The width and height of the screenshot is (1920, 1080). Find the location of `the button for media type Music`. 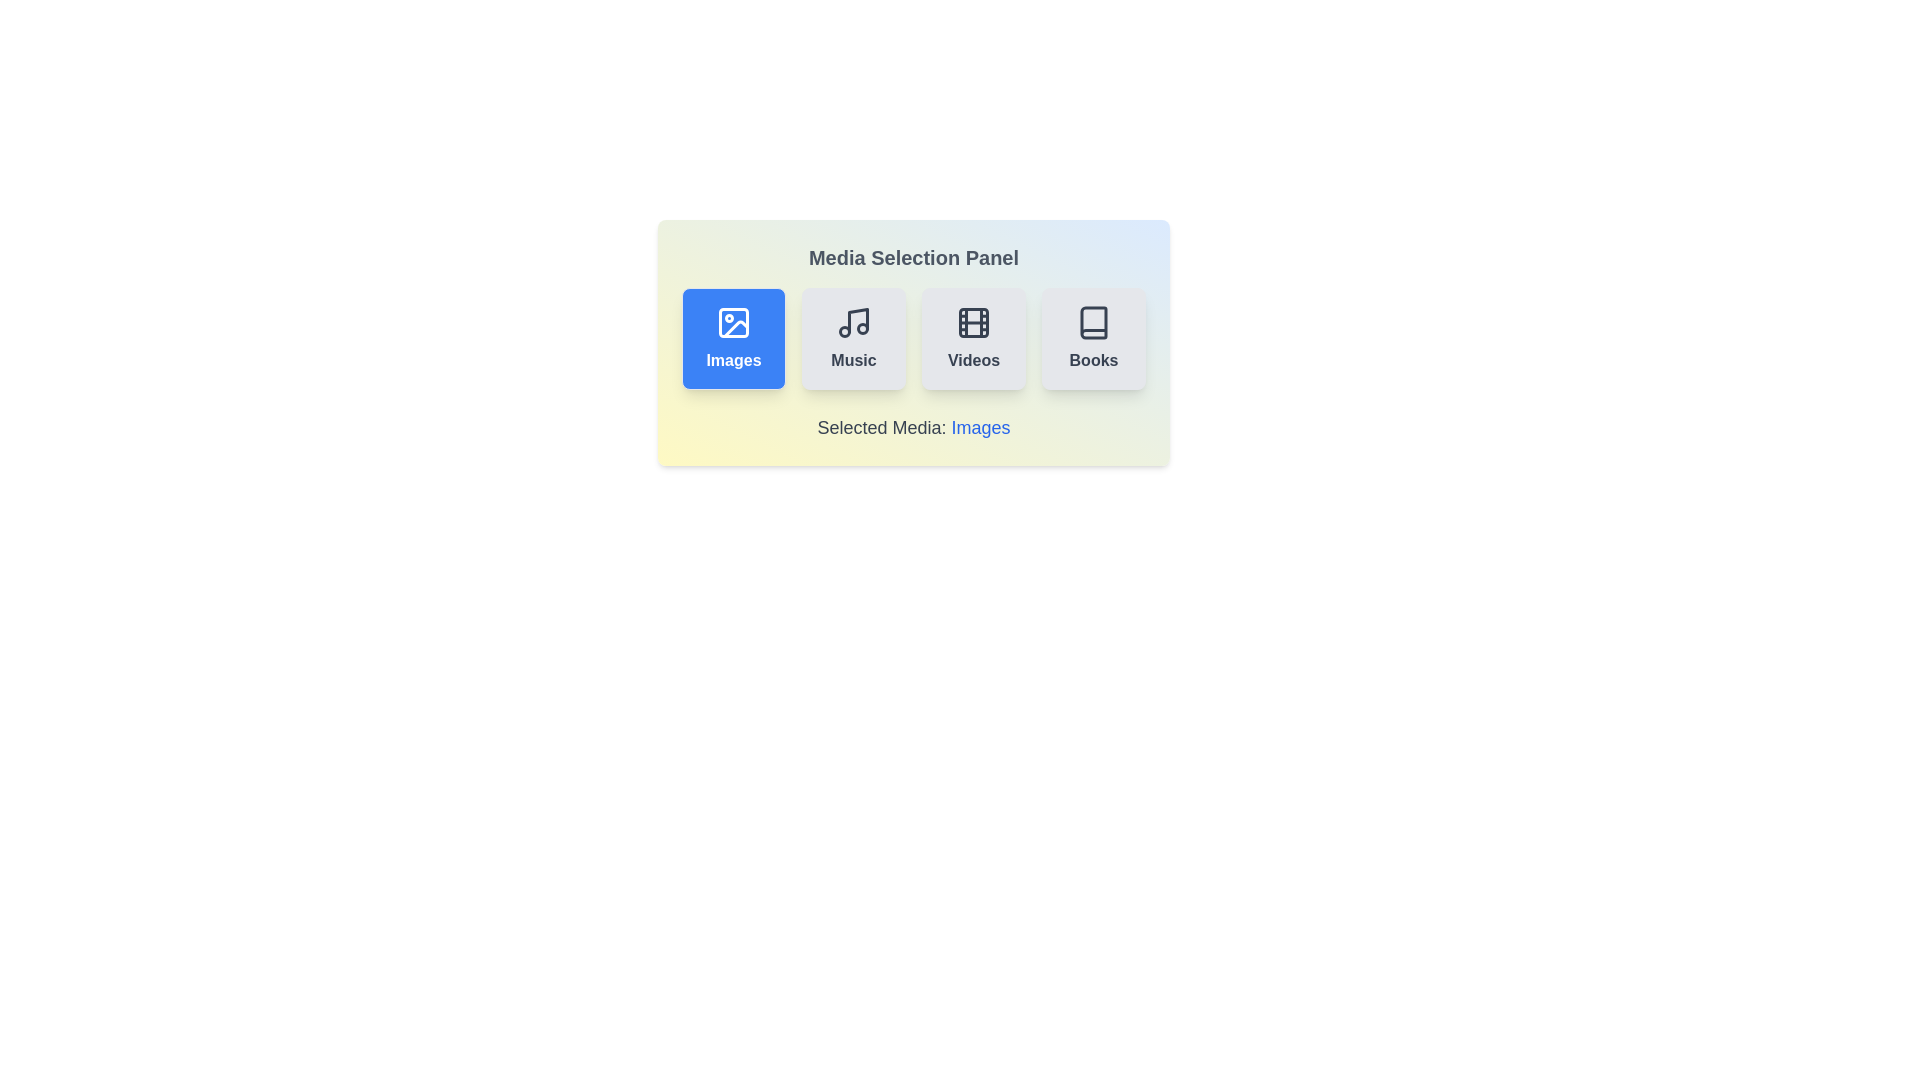

the button for media type Music is located at coordinates (854, 338).